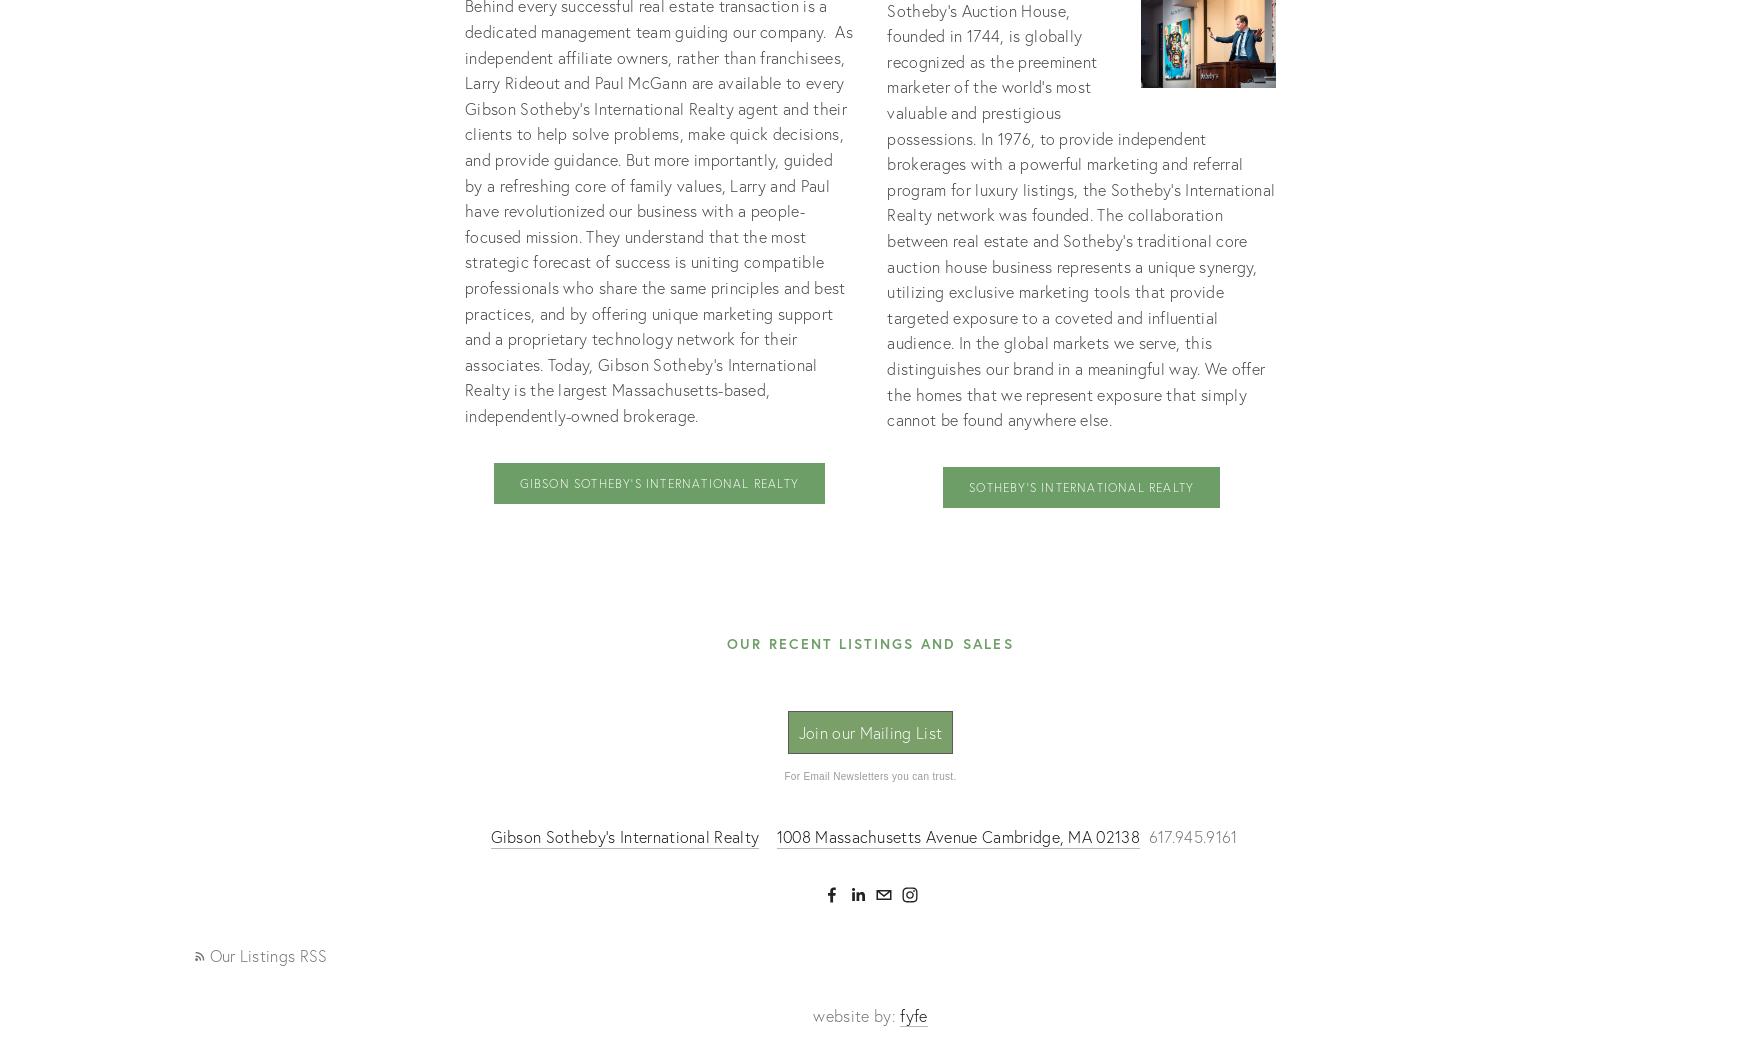 Image resolution: width=1741 pixels, height=1059 pixels. Describe the element at coordinates (208, 954) in the screenshot. I see `'Our Listings RSS'` at that location.